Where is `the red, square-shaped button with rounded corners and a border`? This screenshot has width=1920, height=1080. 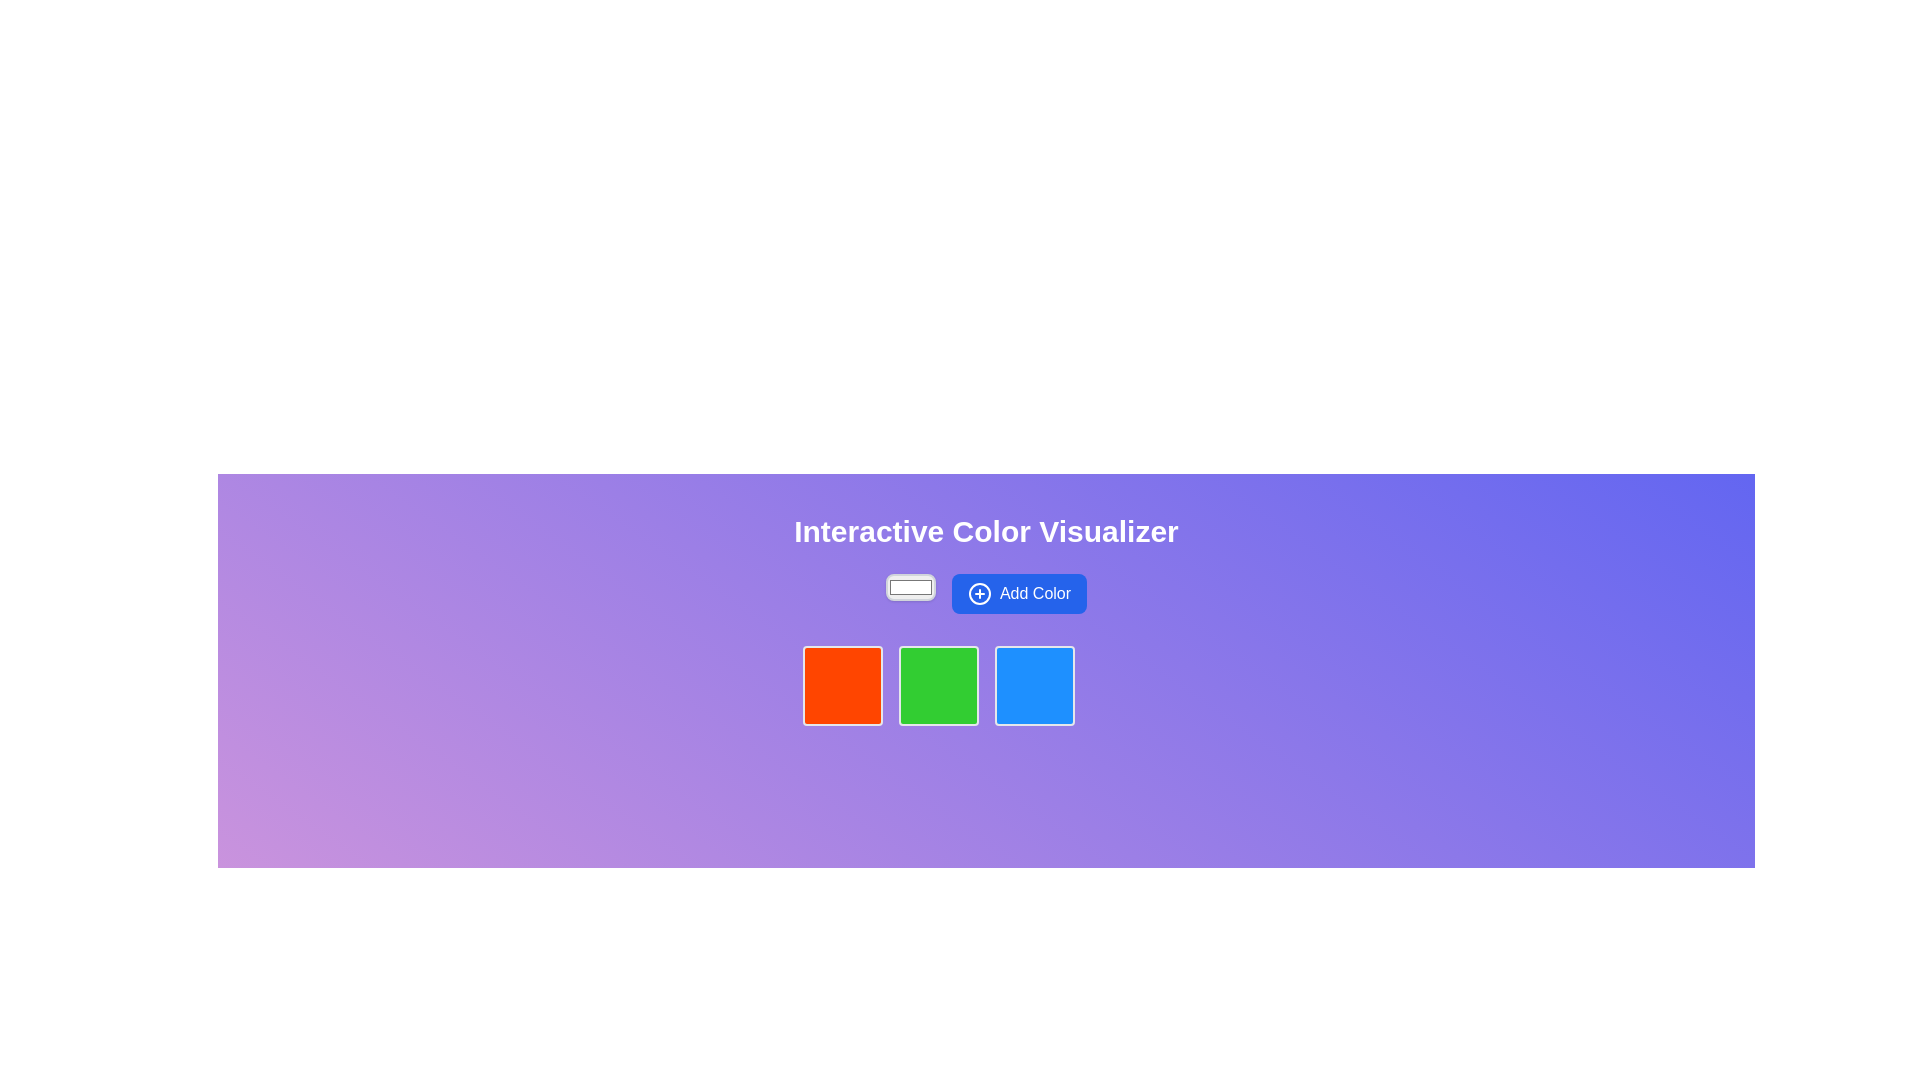 the red, square-shaped button with rounded corners and a border is located at coordinates (842, 685).